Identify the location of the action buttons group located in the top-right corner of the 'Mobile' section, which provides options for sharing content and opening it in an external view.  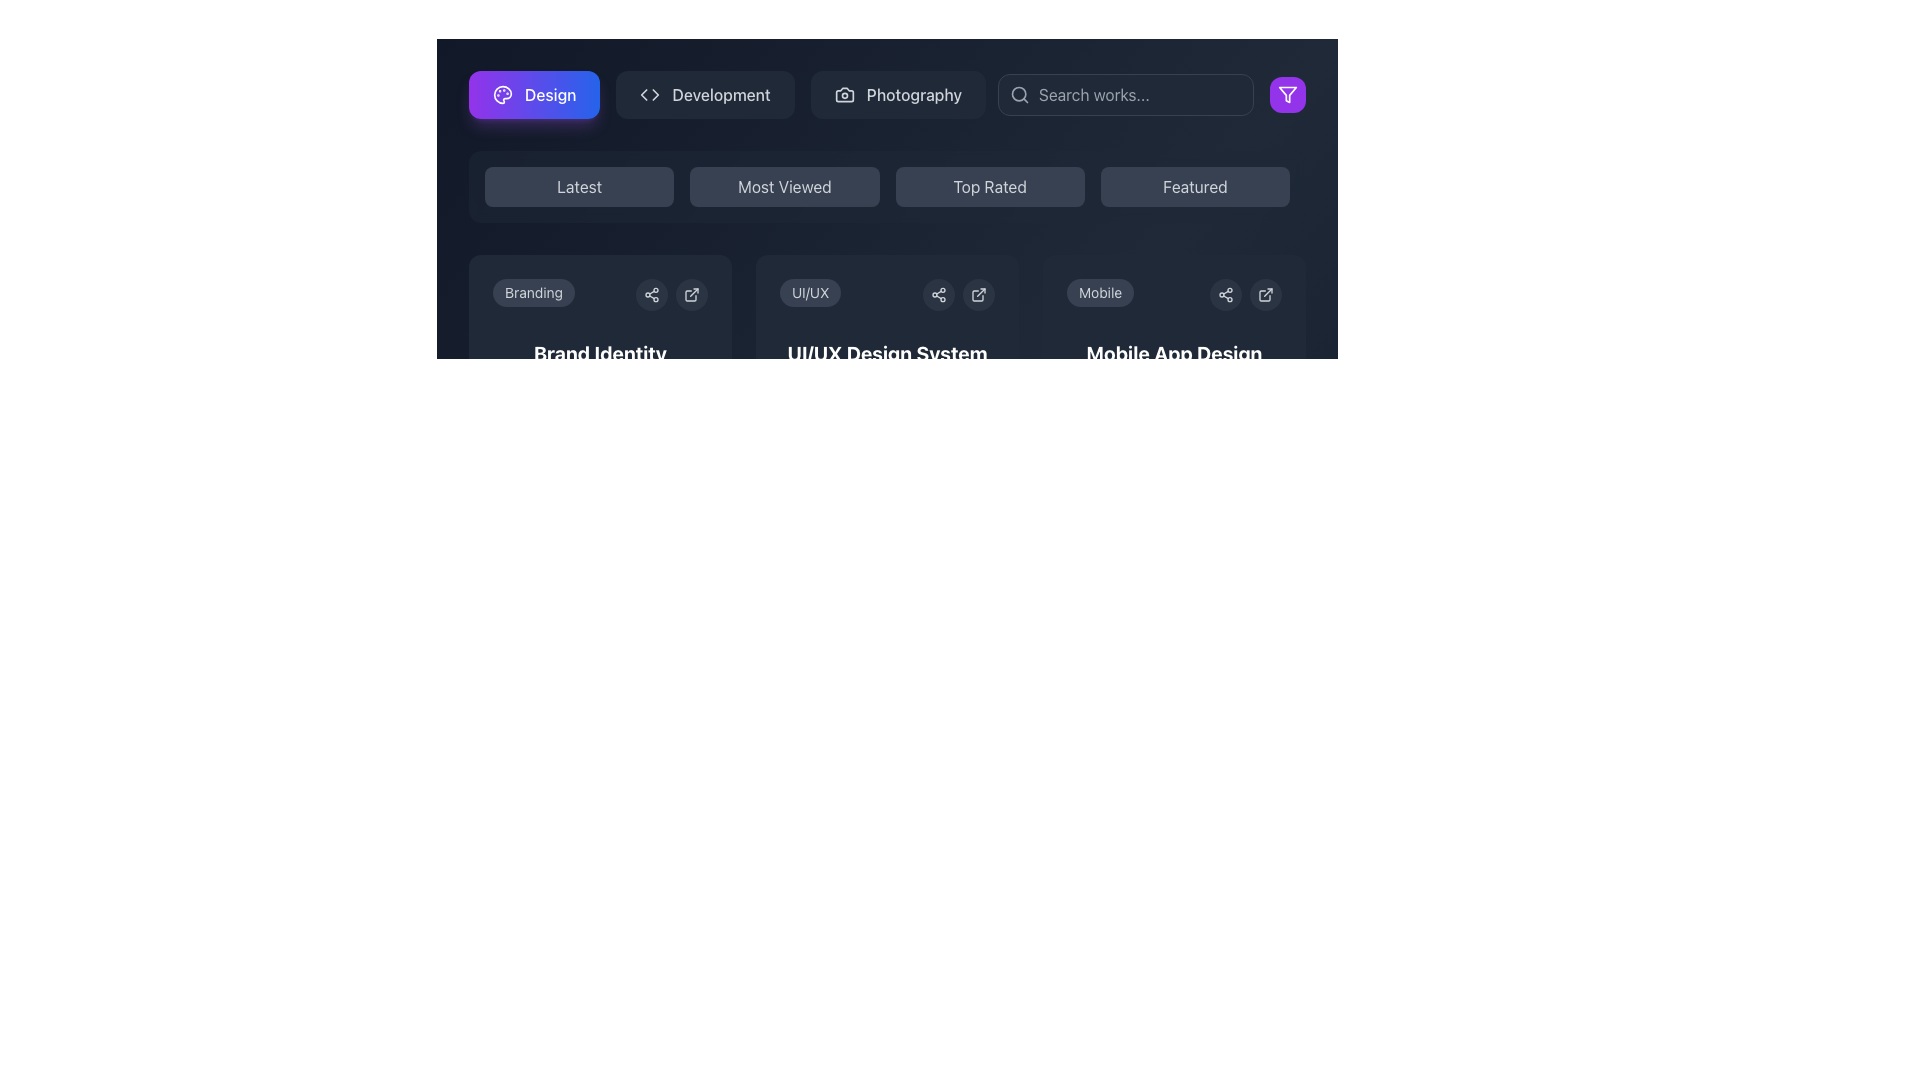
(1245, 294).